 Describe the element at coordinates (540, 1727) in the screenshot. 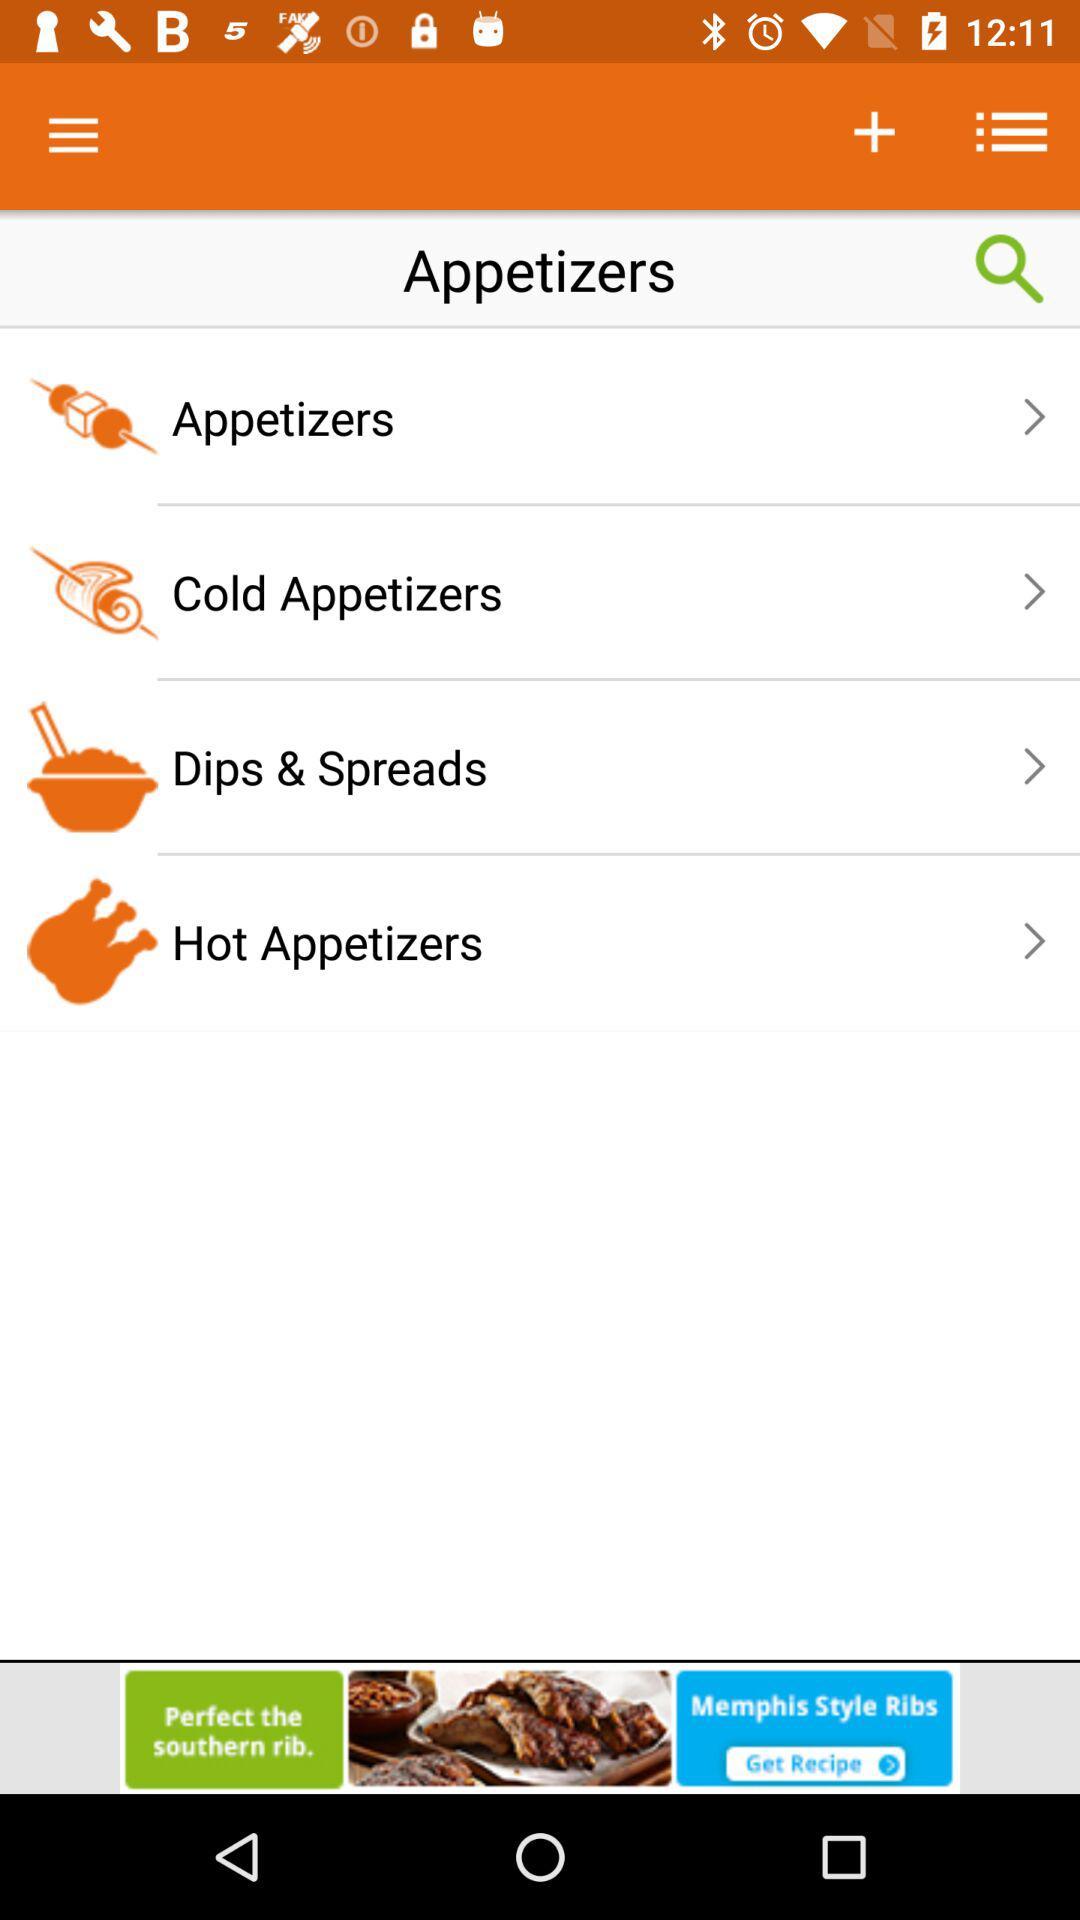

I see `advertisement` at that location.